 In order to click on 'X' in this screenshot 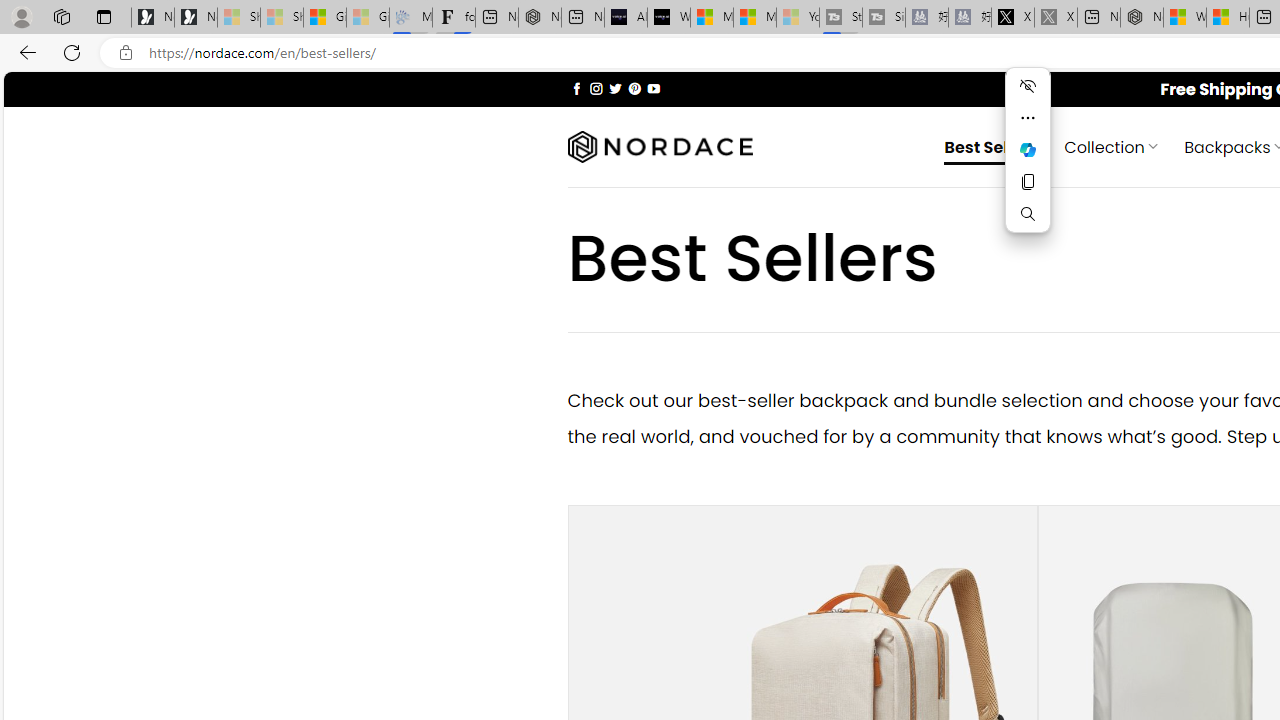, I will do `click(1013, 17)`.